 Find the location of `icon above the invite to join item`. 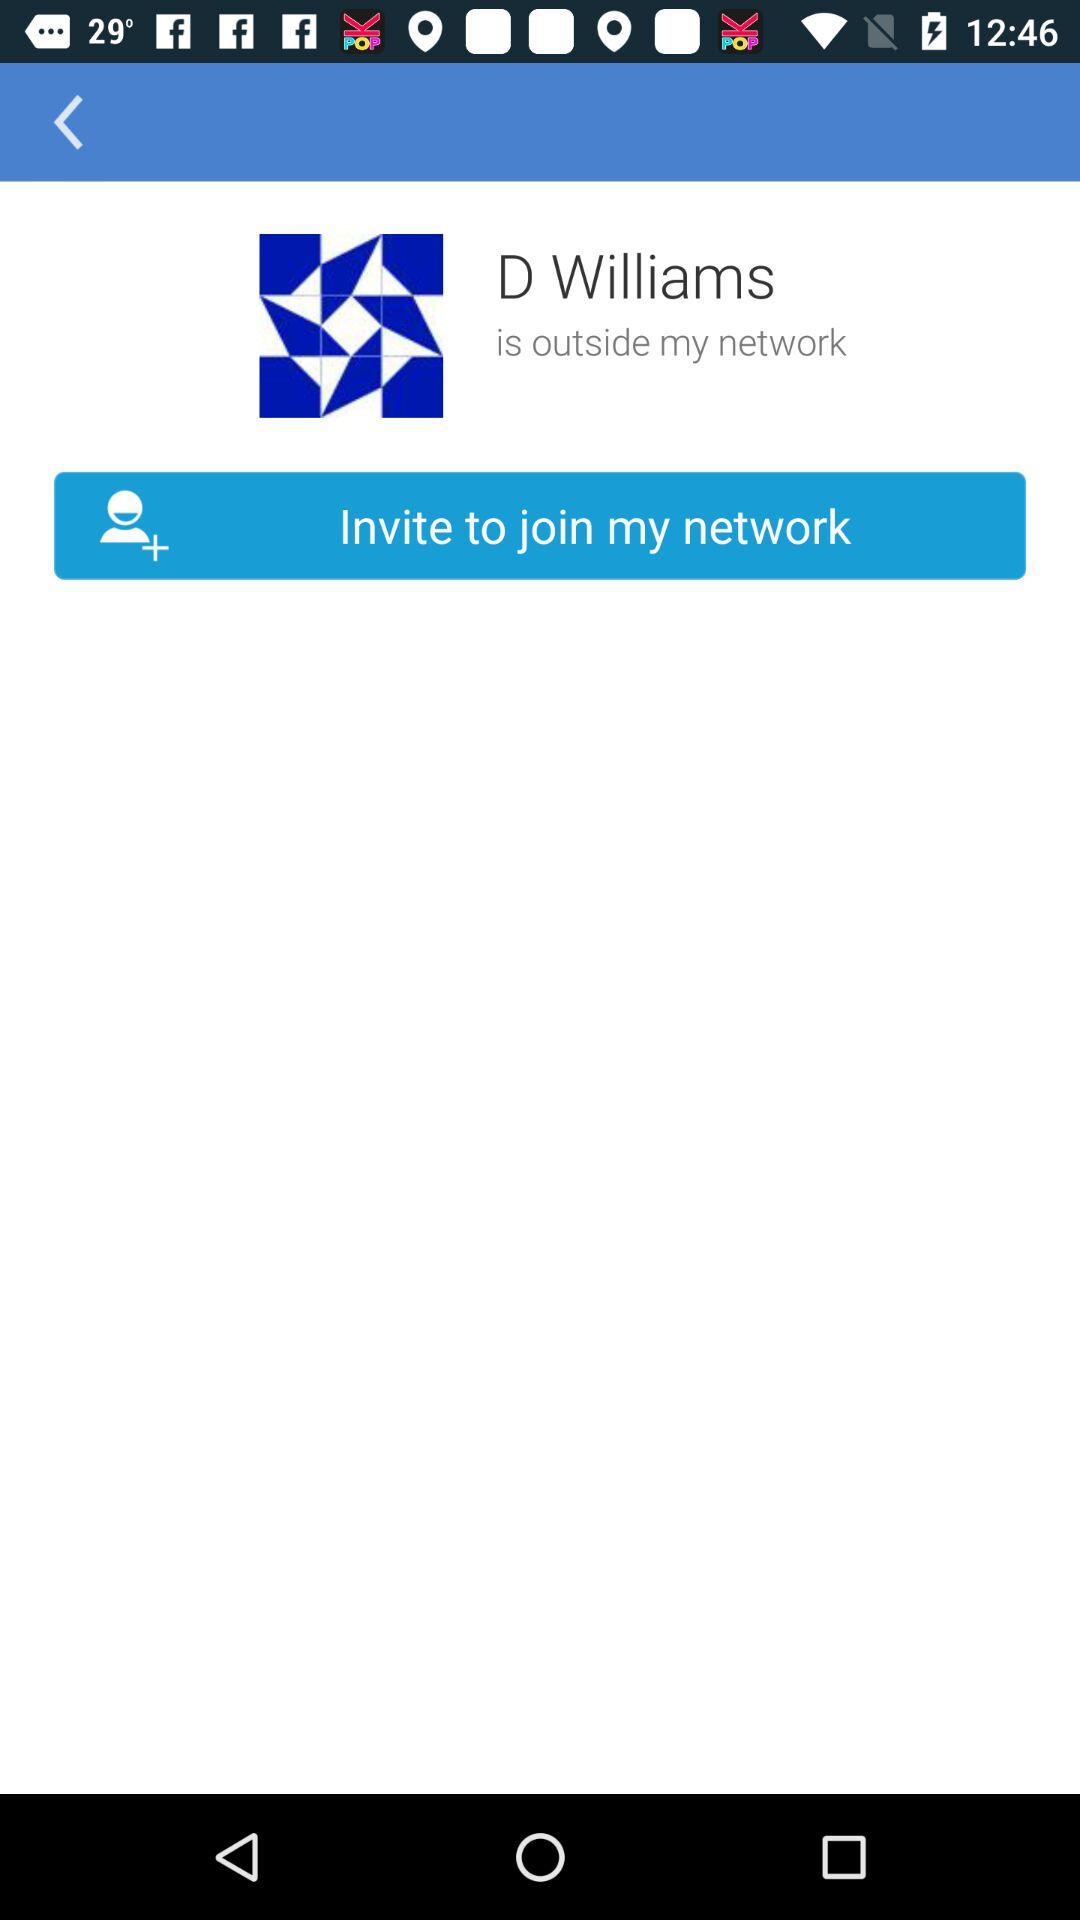

icon above the invite to join item is located at coordinates (350, 325).